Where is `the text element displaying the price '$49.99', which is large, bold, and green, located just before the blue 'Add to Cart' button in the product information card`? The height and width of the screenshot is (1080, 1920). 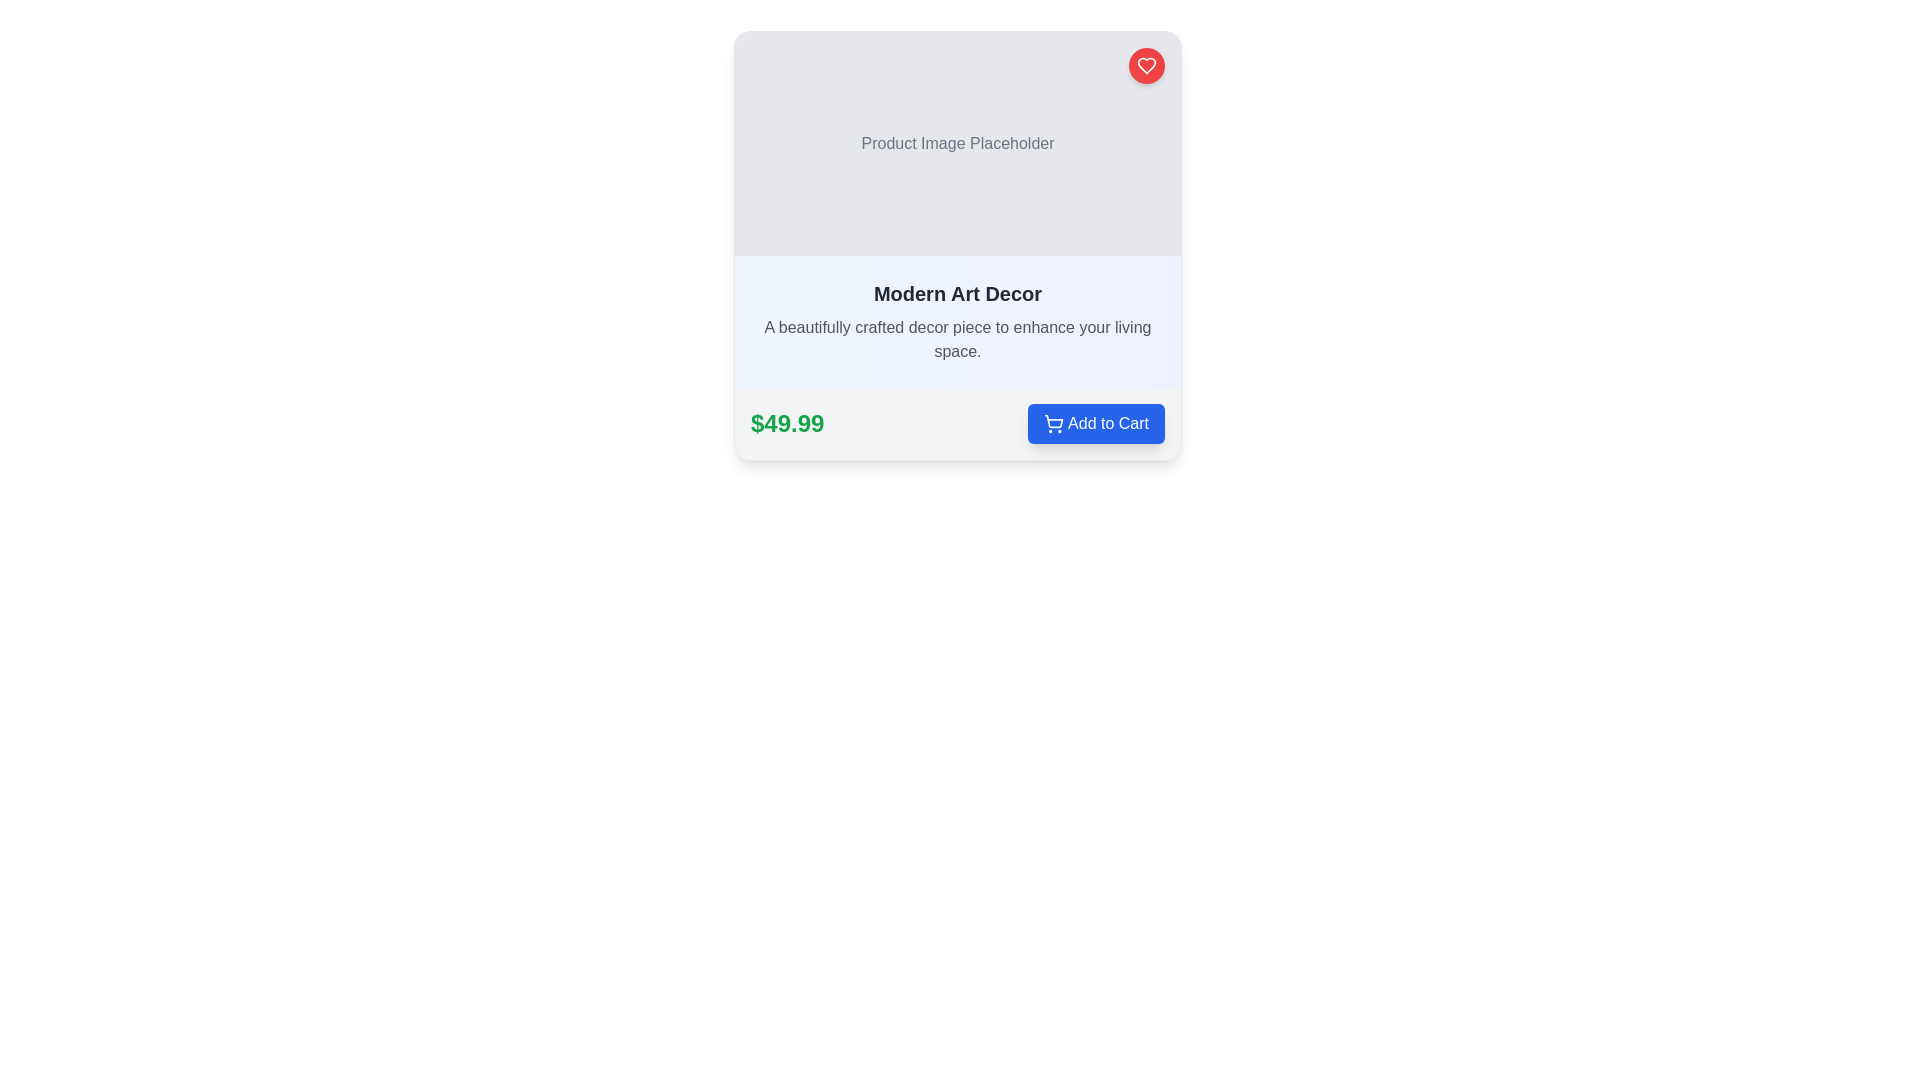 the text element displaying the price '$49.99', which is large, bold, and green, located just before the blue 'Add to Cart' button in the product information card is located at coordinates (786, 423).